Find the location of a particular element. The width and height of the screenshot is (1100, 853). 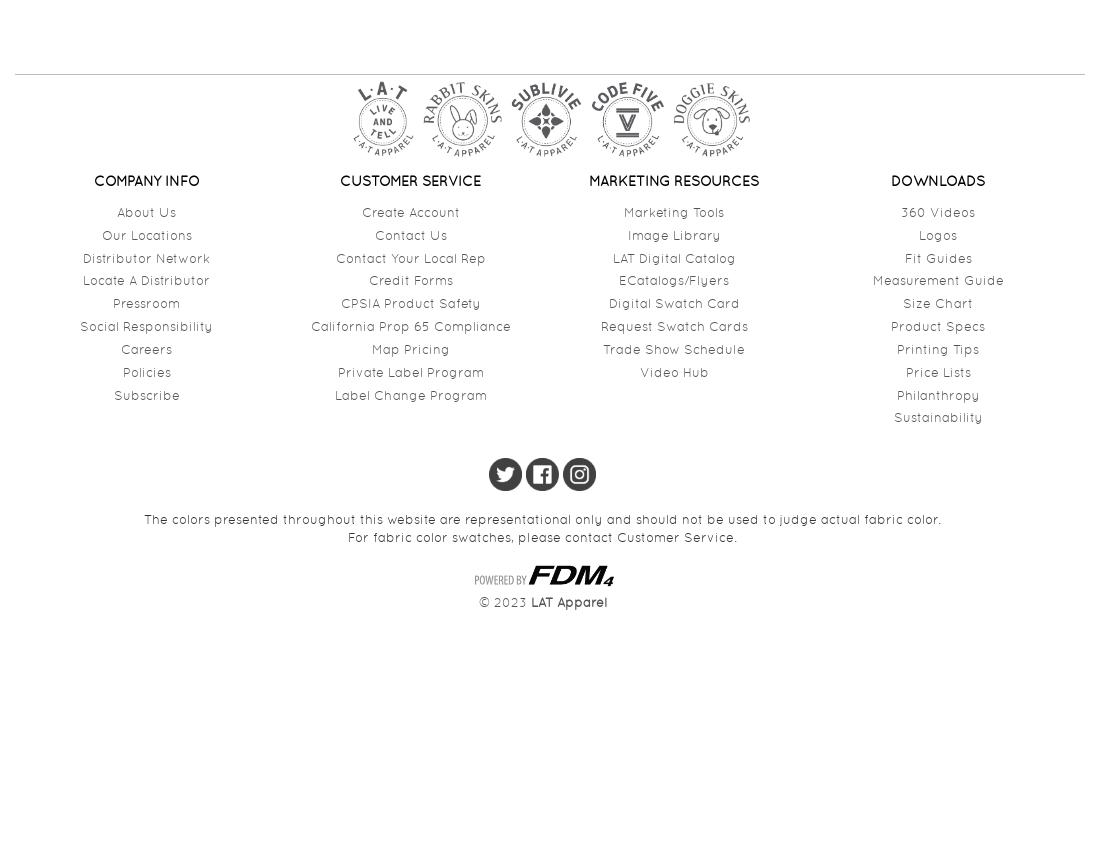

'Credit Forms' is located at coordinates (367, 279).